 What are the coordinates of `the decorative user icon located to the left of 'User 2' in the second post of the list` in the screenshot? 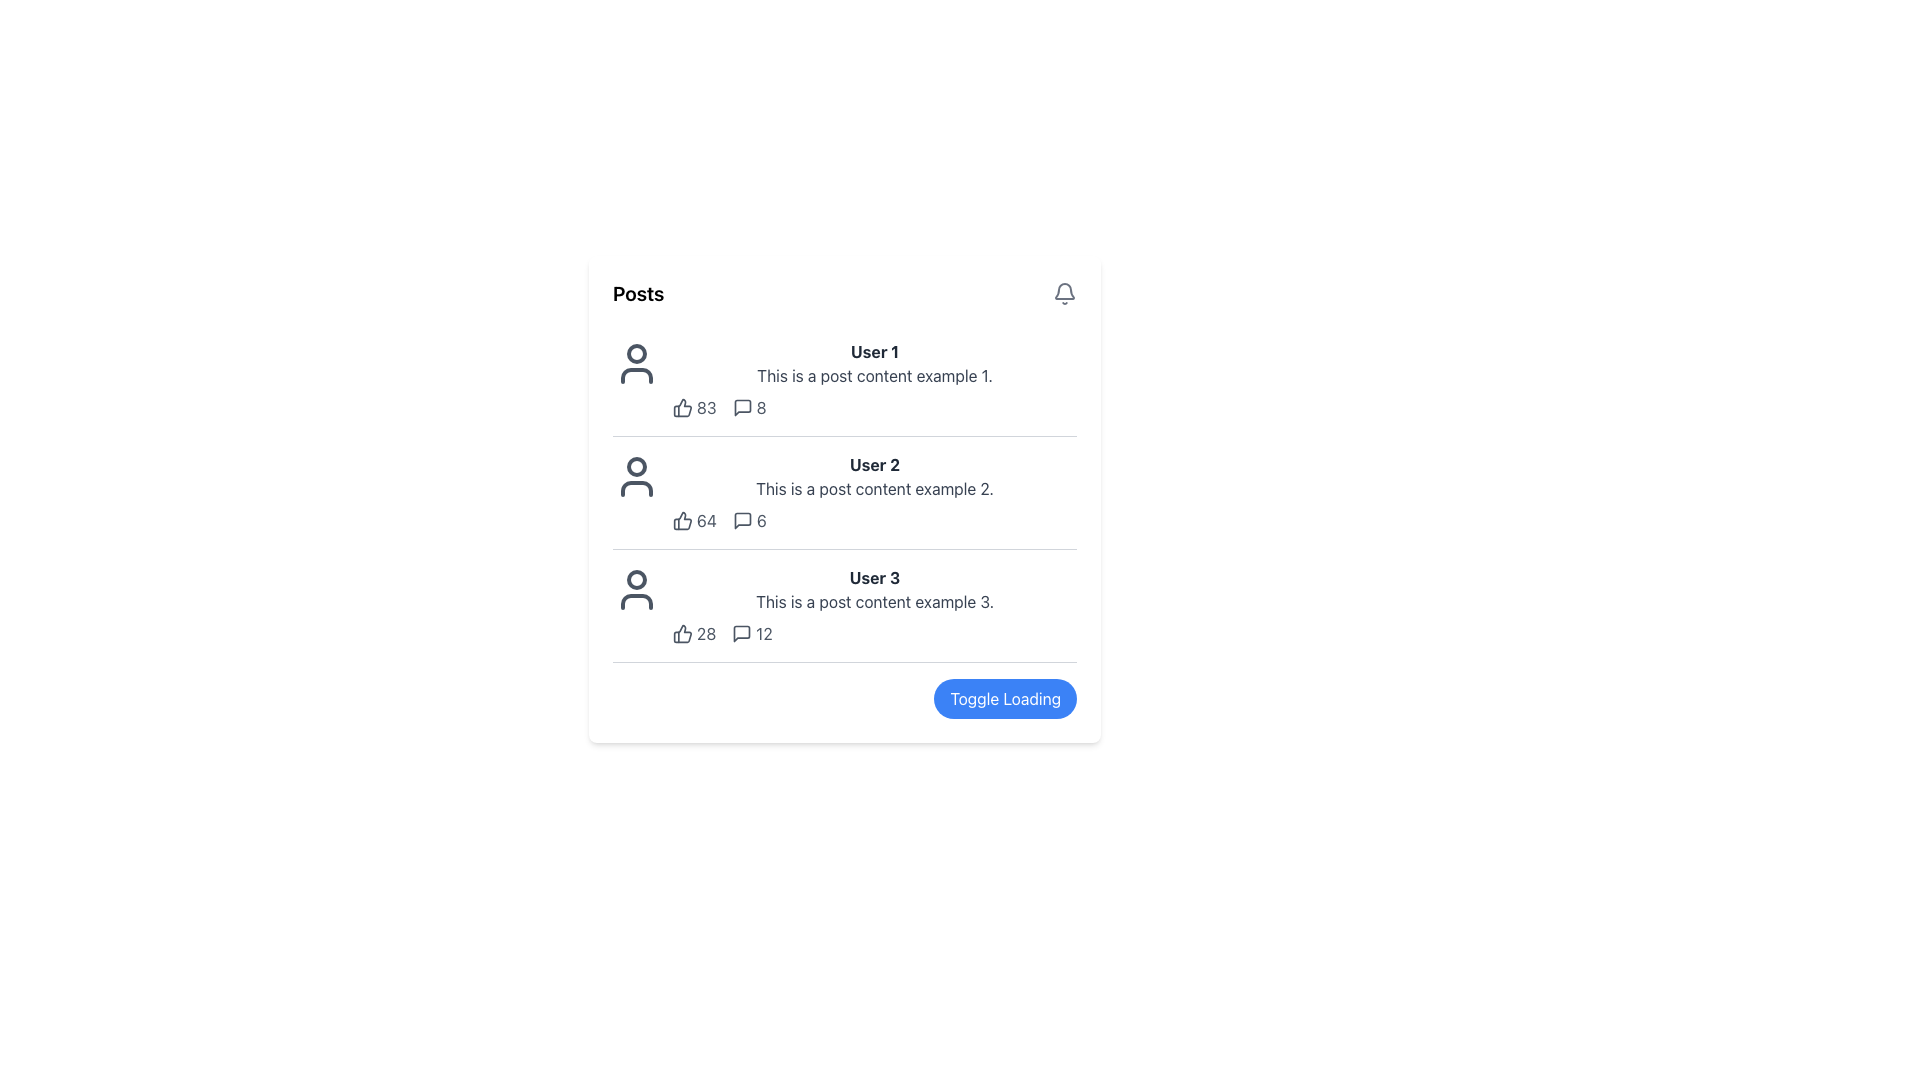 It's located at (636, 477).